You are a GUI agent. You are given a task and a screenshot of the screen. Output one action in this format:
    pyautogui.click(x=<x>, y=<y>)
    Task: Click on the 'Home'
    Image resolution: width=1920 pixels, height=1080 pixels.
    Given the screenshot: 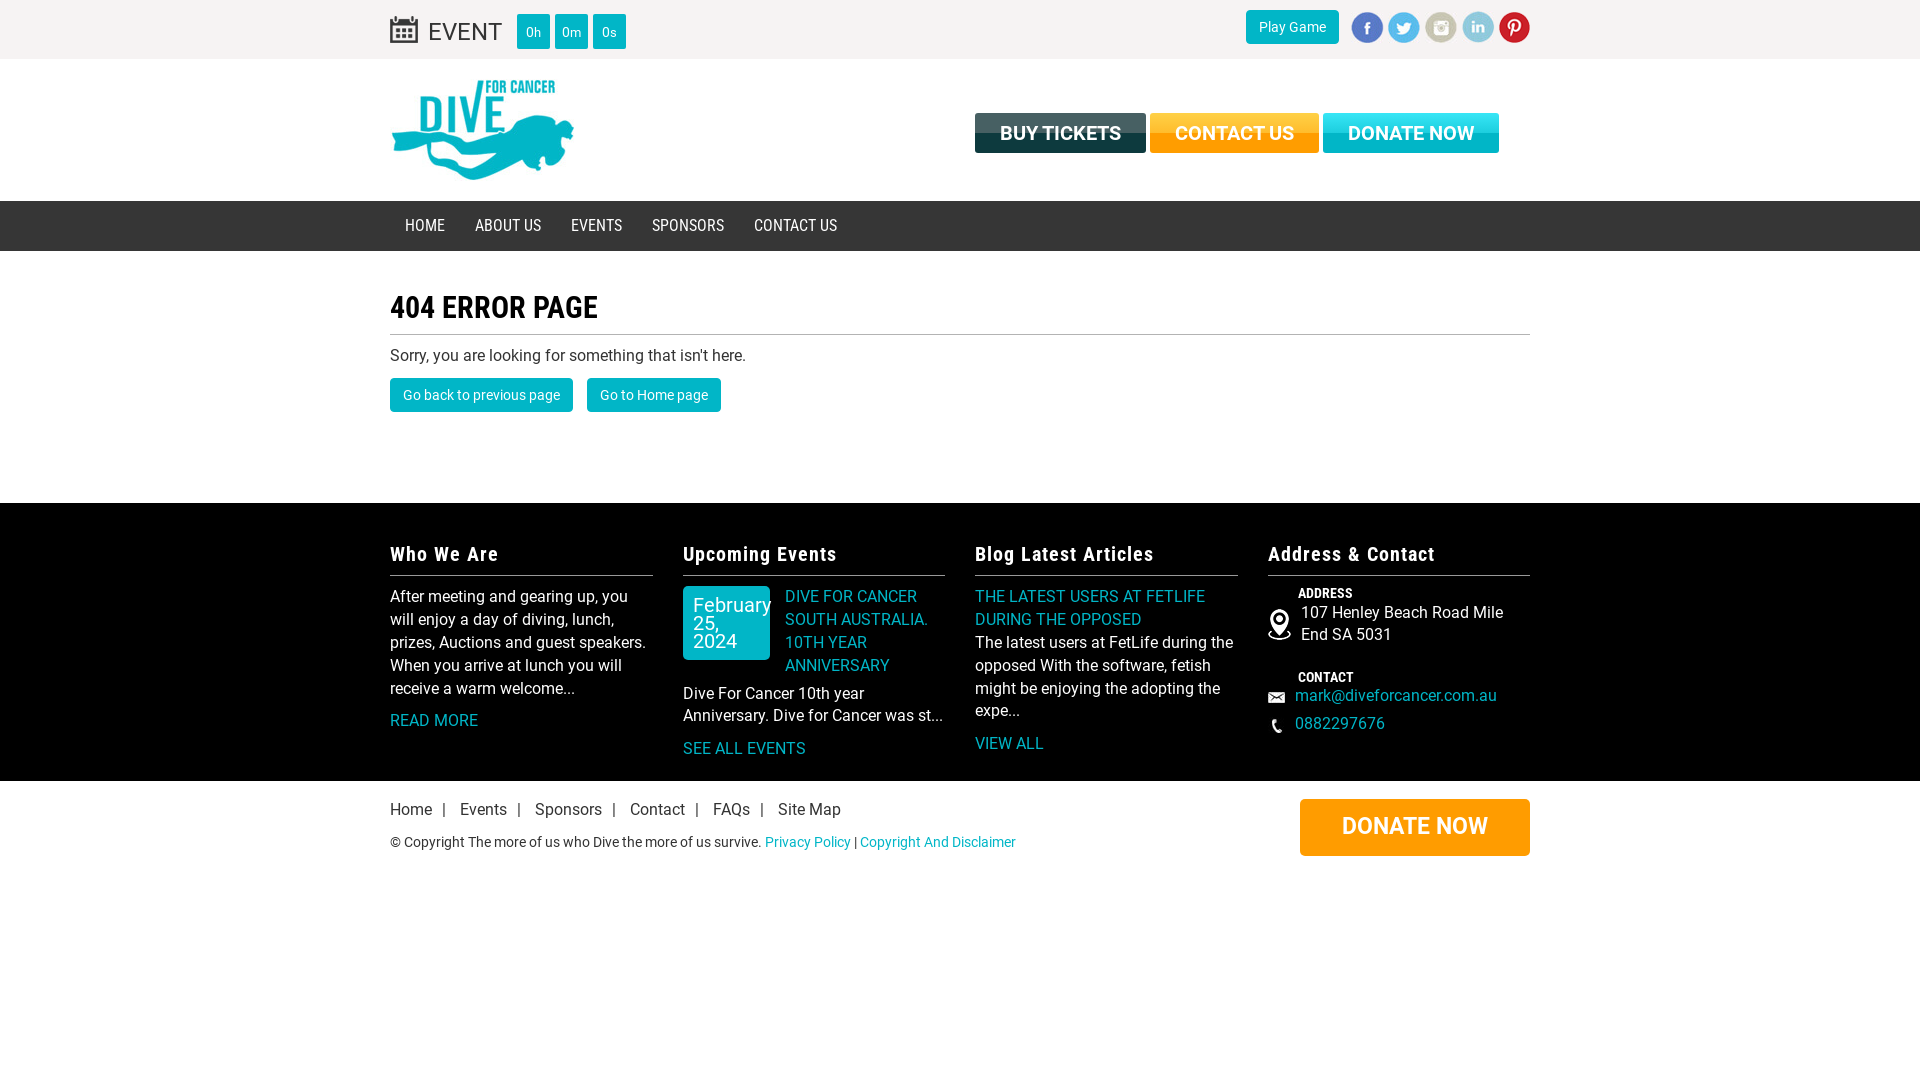 What is the action you would take?
    pyautogui.click(x=410, y=810)
    